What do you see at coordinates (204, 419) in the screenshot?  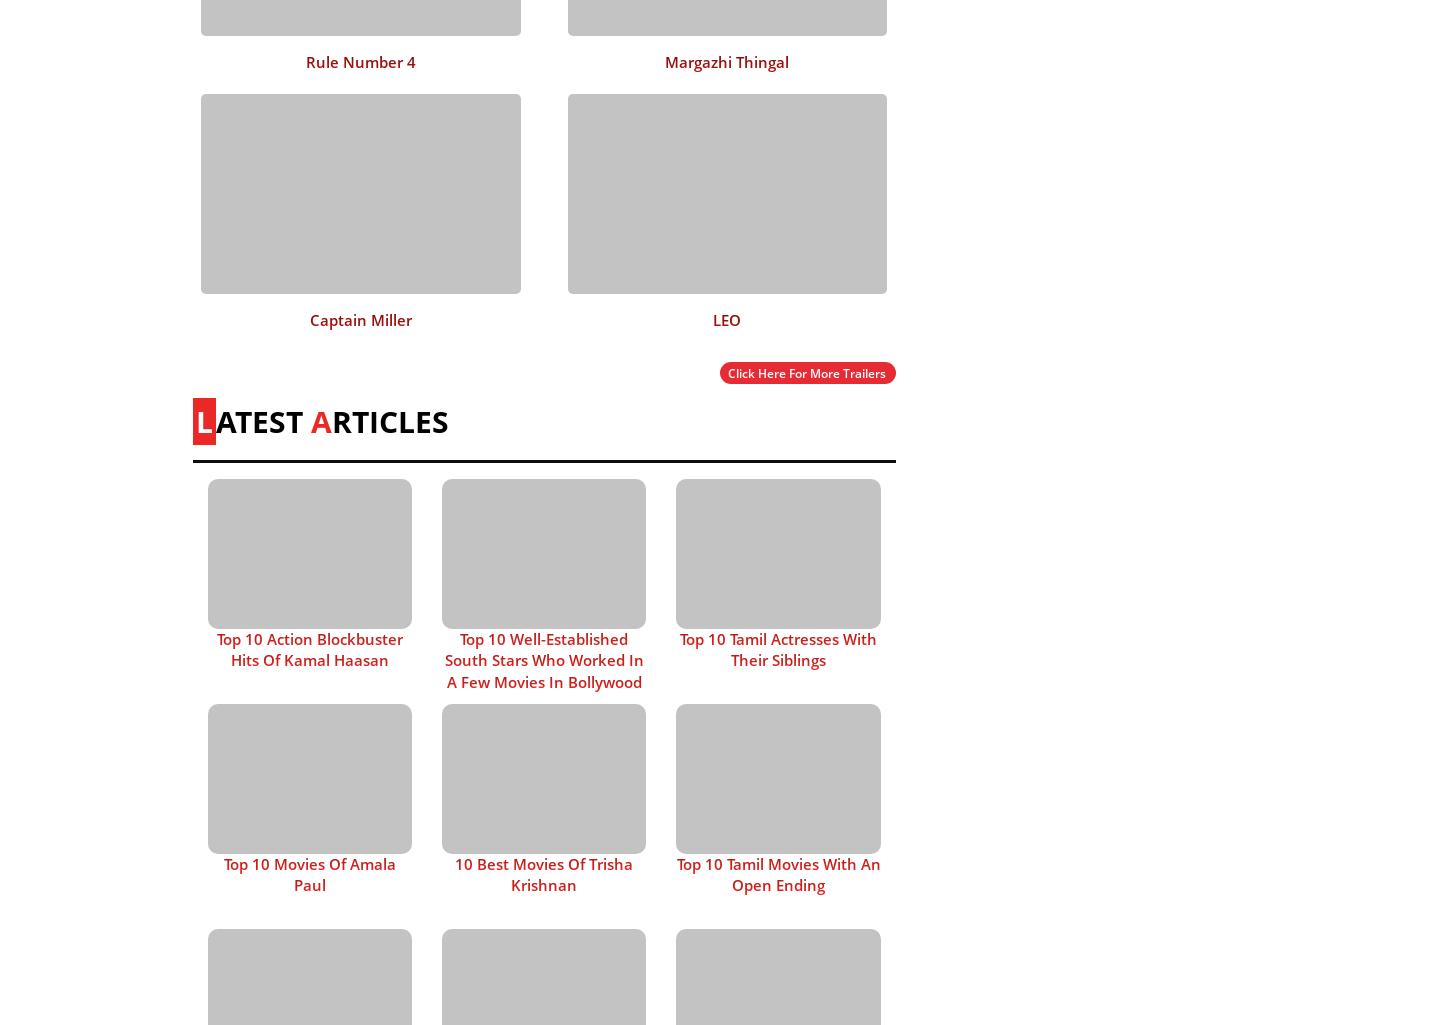 I see `'L'` at bounding box center [204, 419].